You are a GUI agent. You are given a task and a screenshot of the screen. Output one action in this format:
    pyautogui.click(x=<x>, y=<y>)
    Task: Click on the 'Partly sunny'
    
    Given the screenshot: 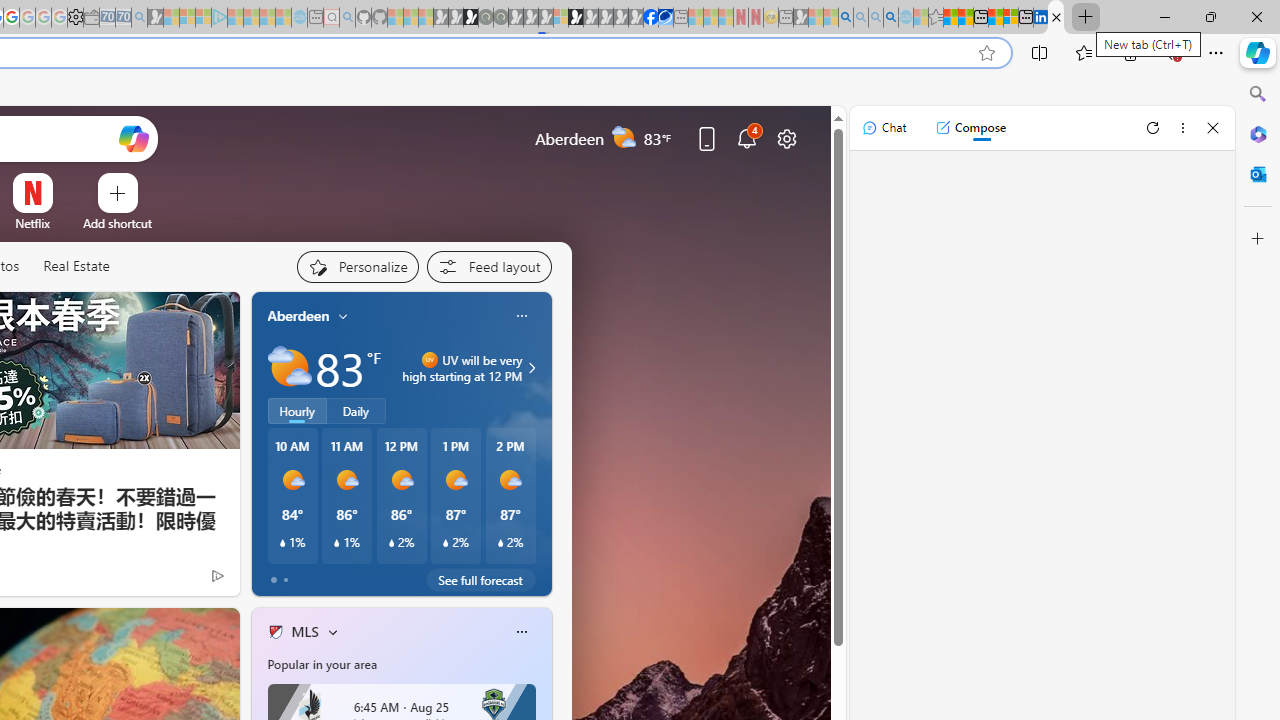 What is the action you would take?
    pyautogui.click(x=288, y=368)
    